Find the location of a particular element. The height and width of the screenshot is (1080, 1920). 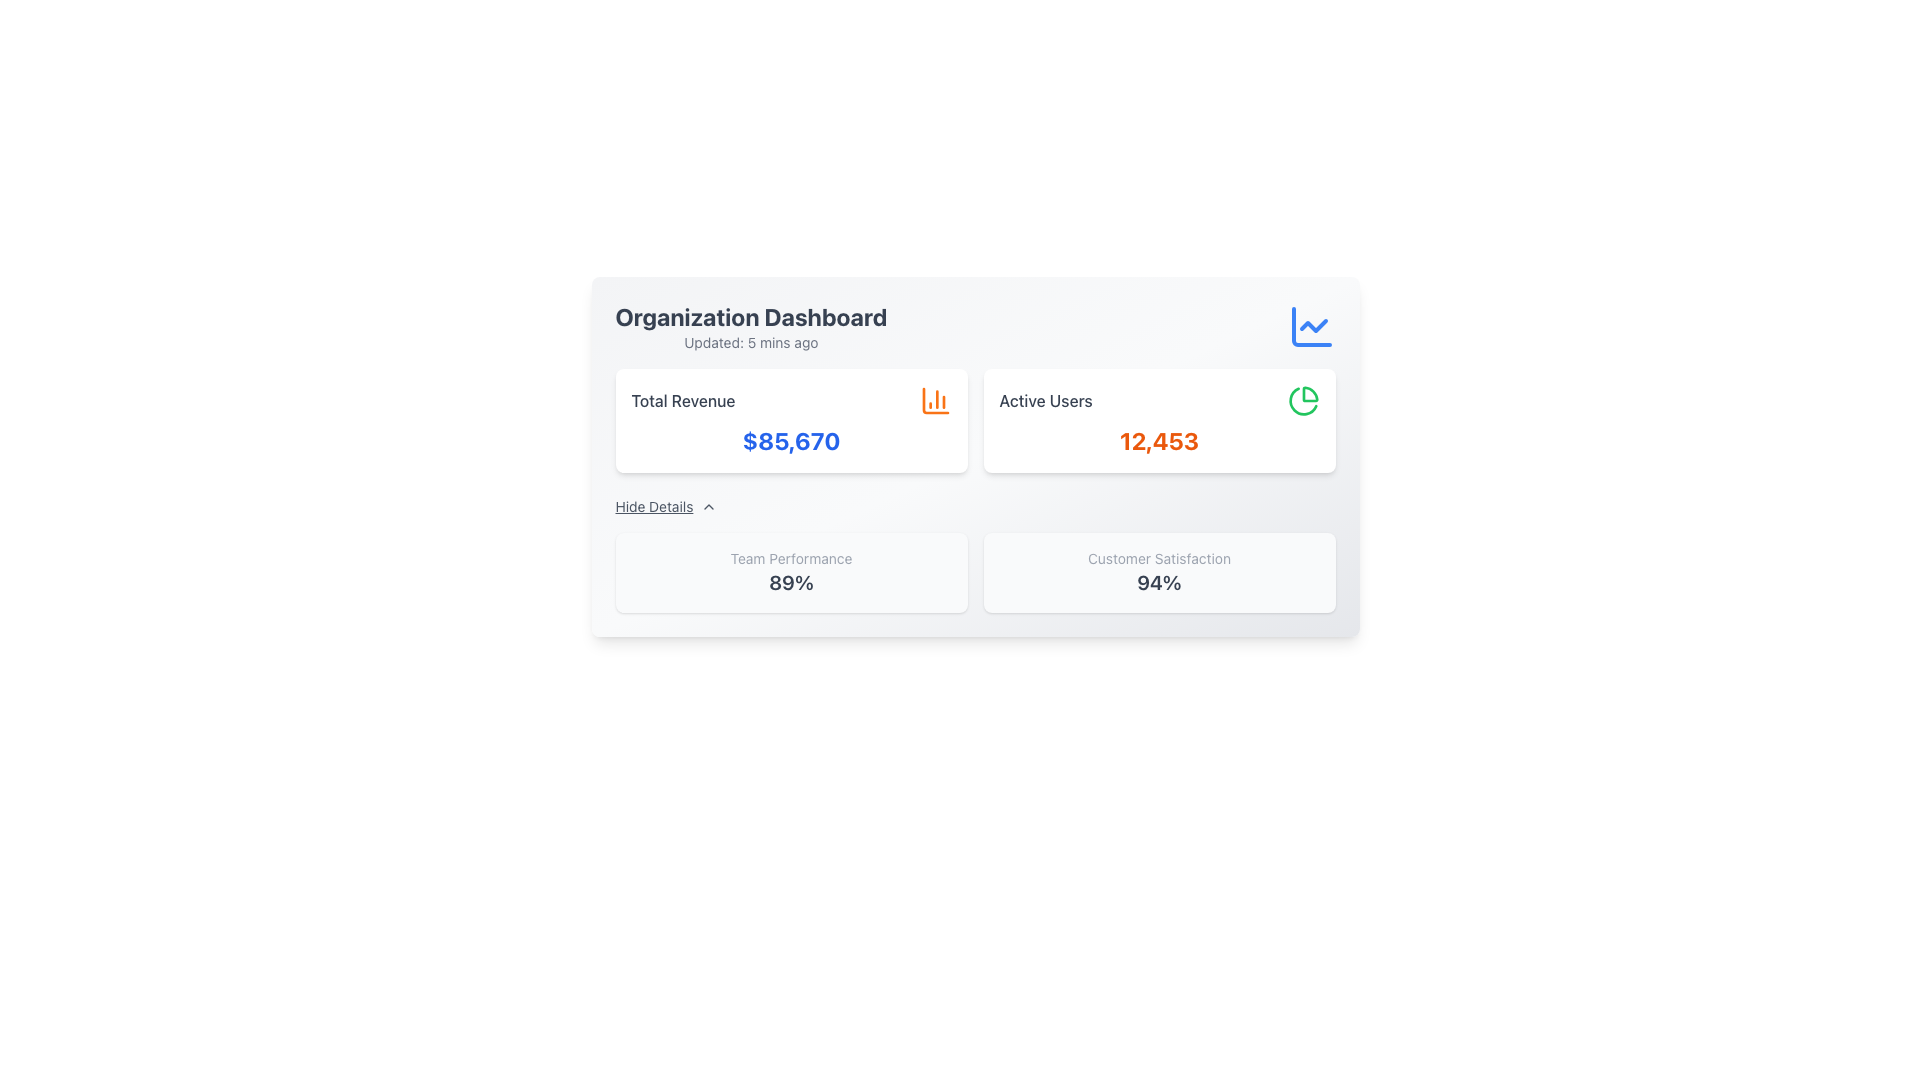

the 'Hide Details' interactive link with upward-pointing chevron icon is located at coordinates (666, 505).